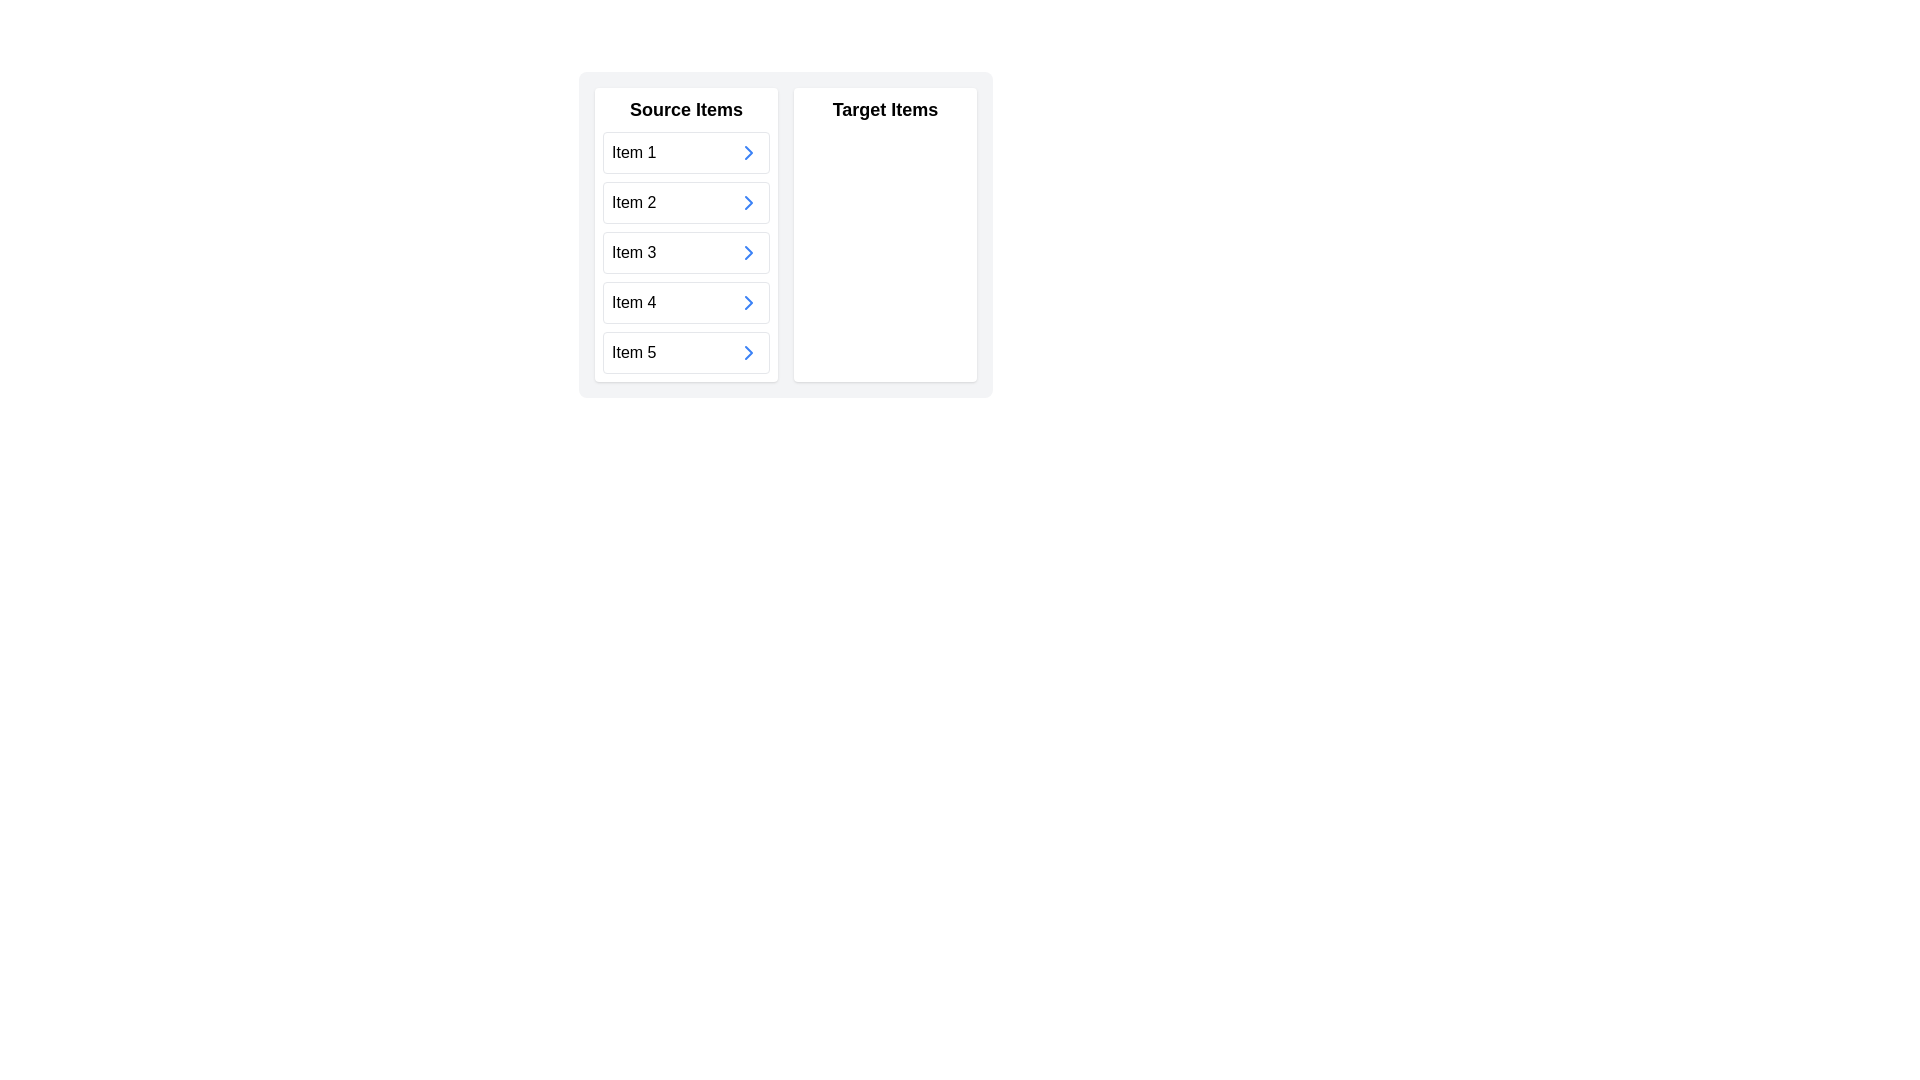 The width and height of the screenshot is (1920, 1080). I want to click on the third list item in the 'Source Items' section to interact or navigate, so click(686, 252).